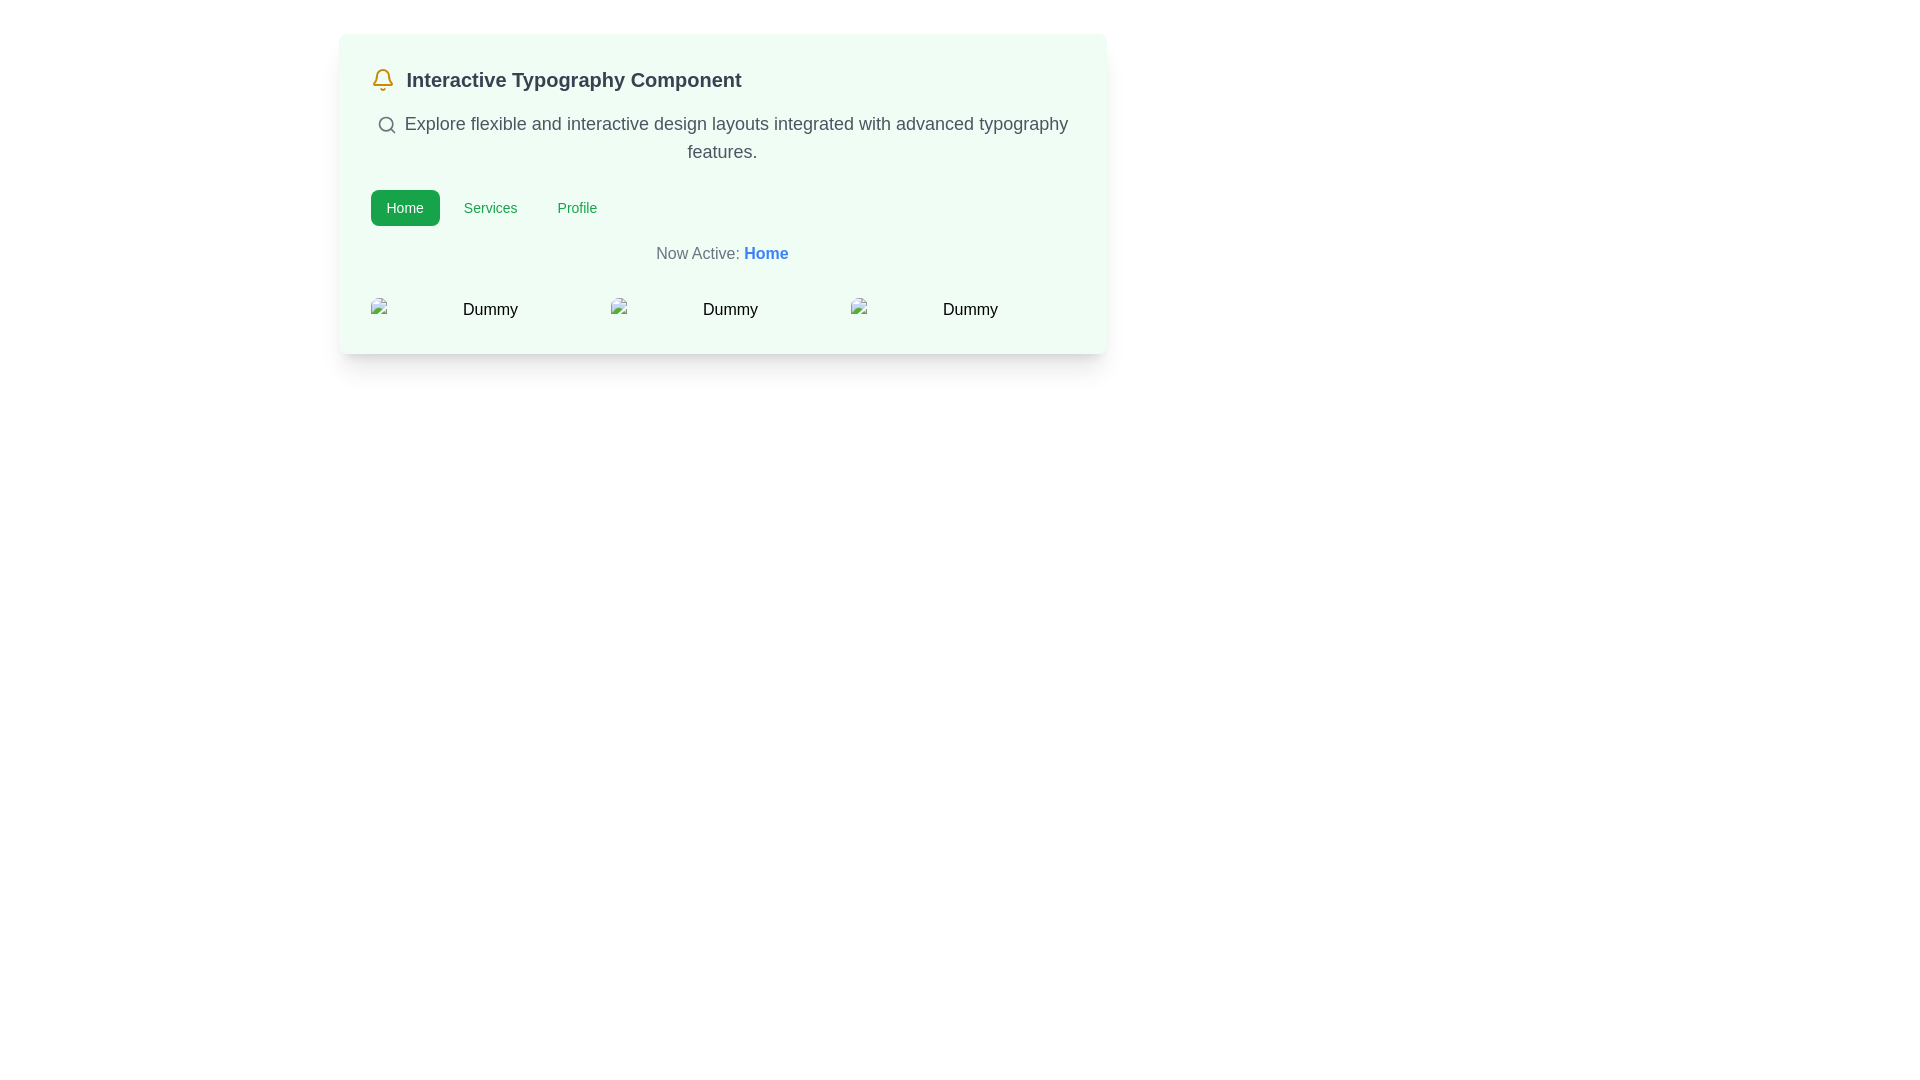 The height and width of the screenshot is (1080, 1920). Describe the element at coordinates (721, 309) in the screenshot. I see `the Static Image element that displays a broken image icon and has the label 'Dummy' beneath it` at that location.